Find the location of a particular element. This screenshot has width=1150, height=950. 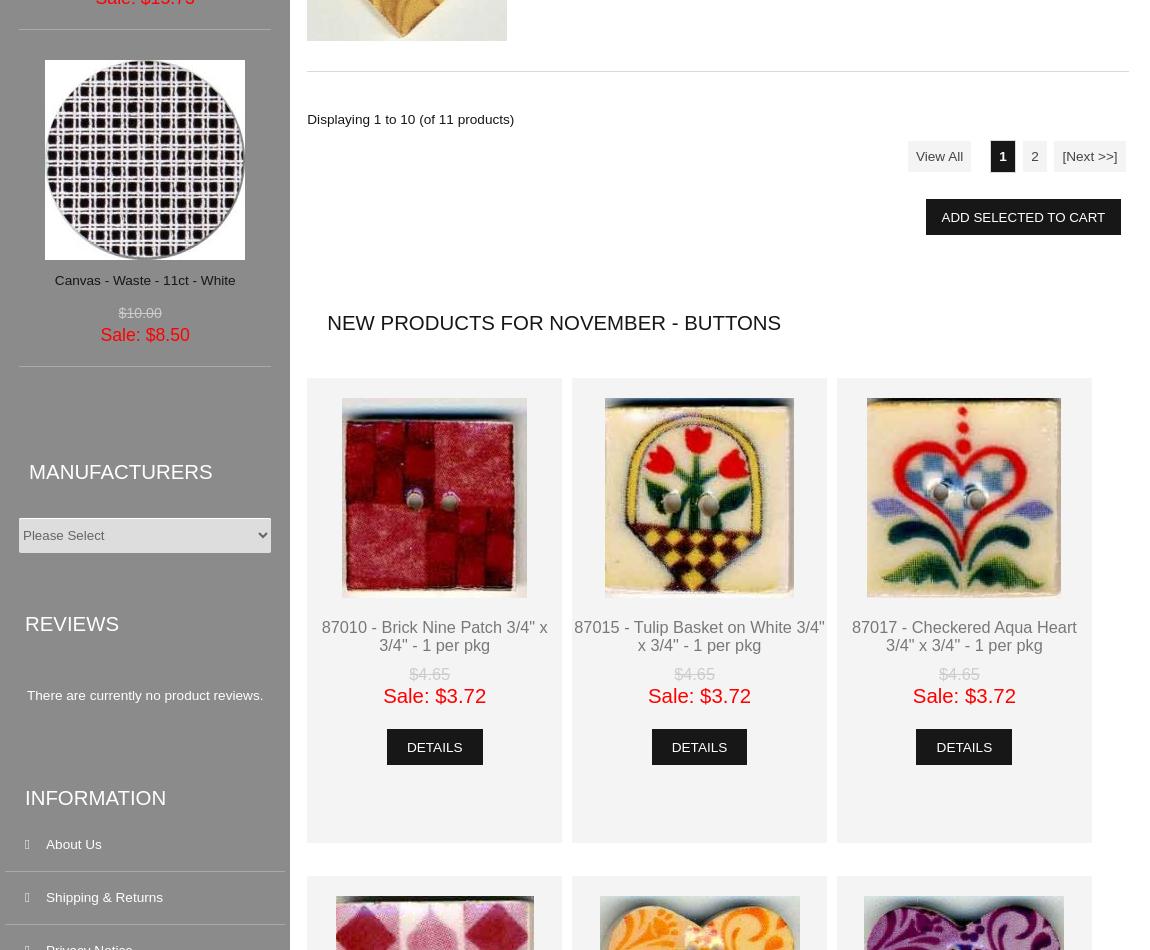

'to' is located at coordinates (390, 118).